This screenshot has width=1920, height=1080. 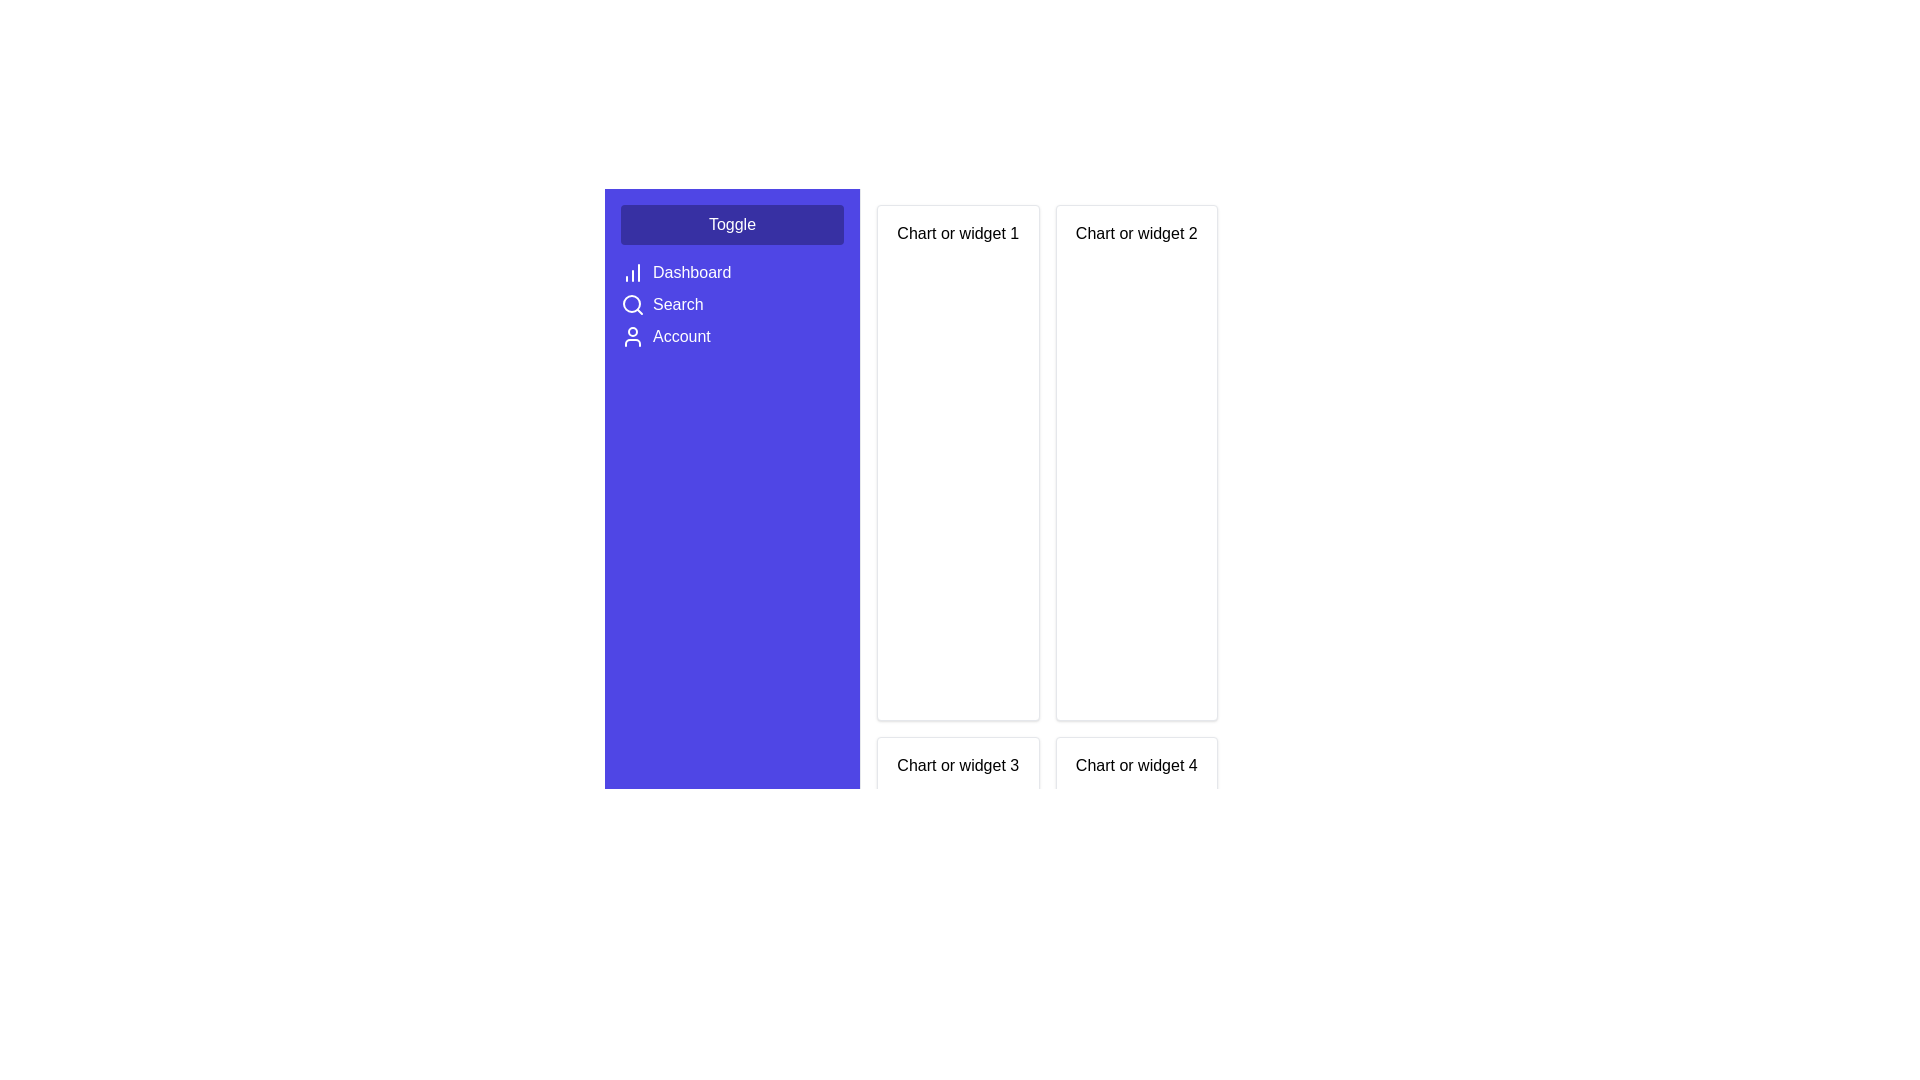 I want to click on the 'Dashboard' icon located on the left sidebar, which is positioned immediately to the left of the text 'Dashboard.', so click(x=632, y=273).